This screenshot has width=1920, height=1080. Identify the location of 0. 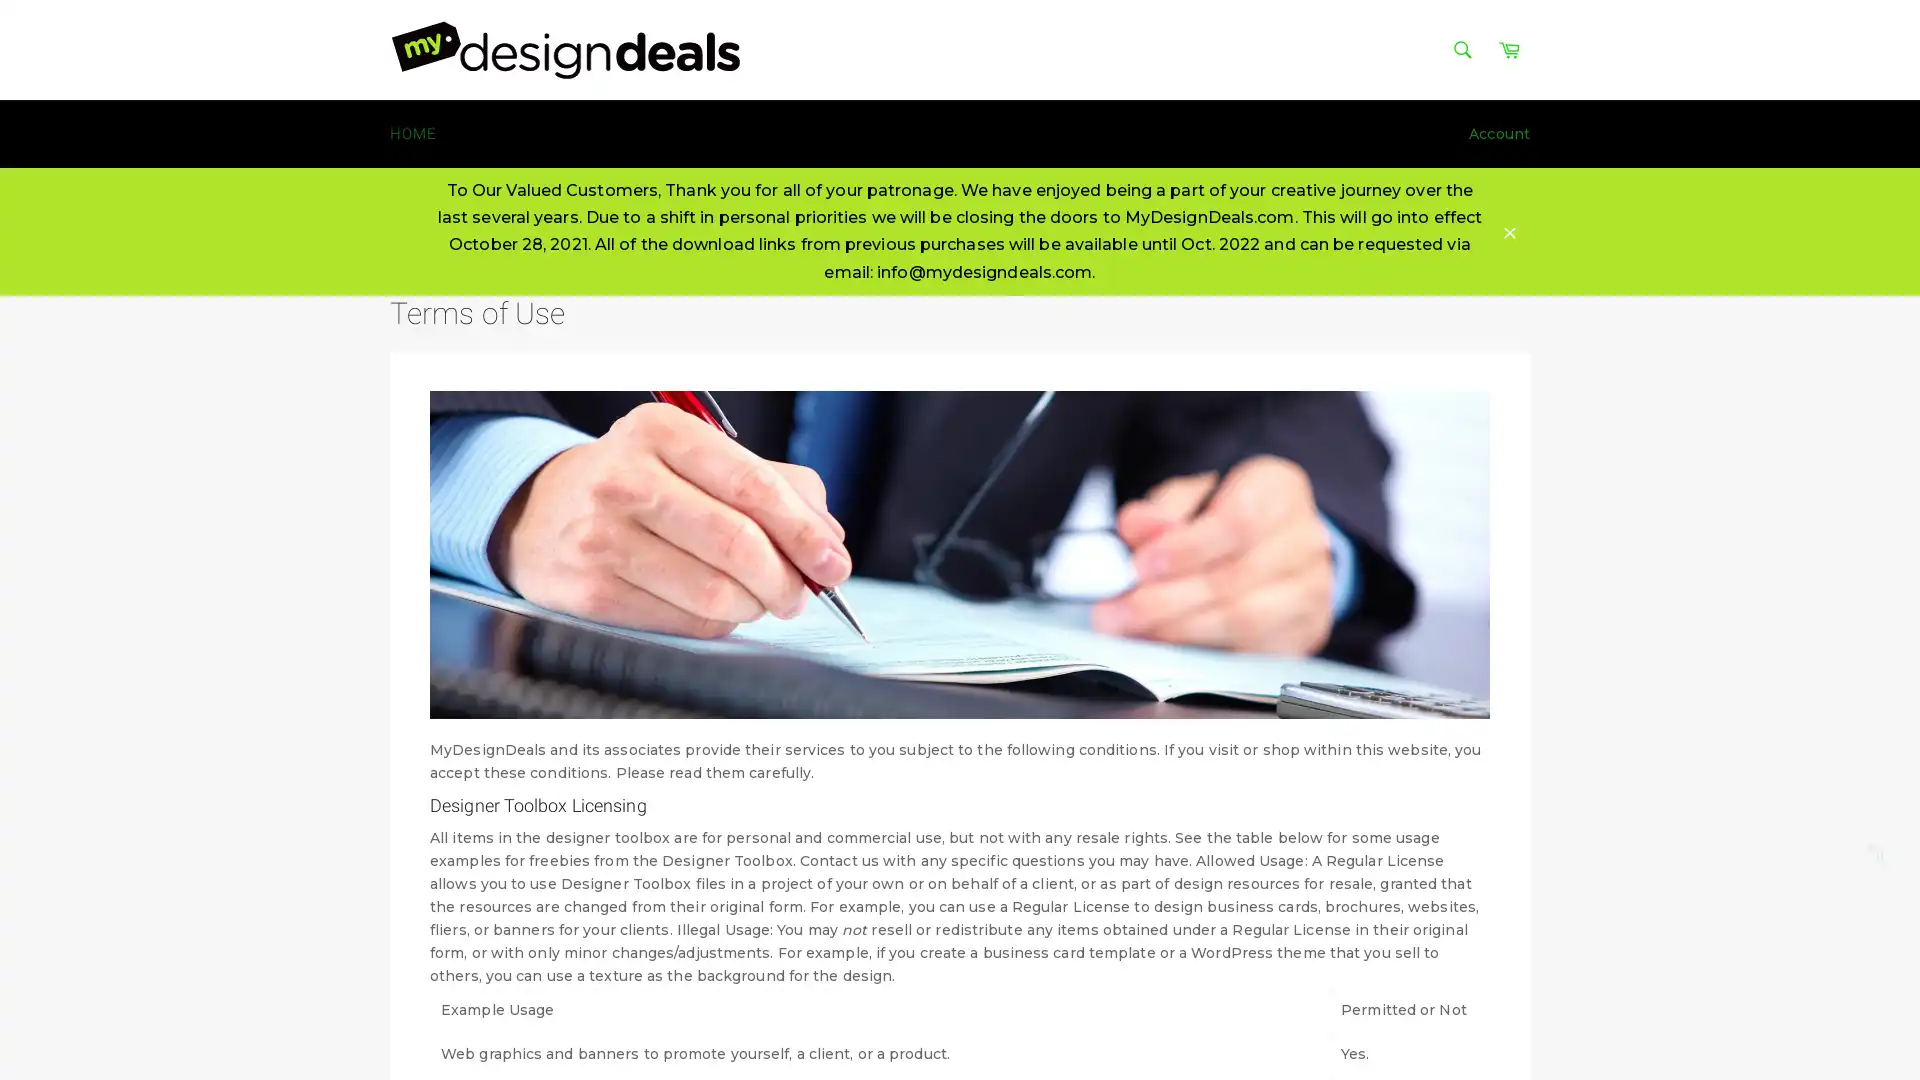
(1879, 855).